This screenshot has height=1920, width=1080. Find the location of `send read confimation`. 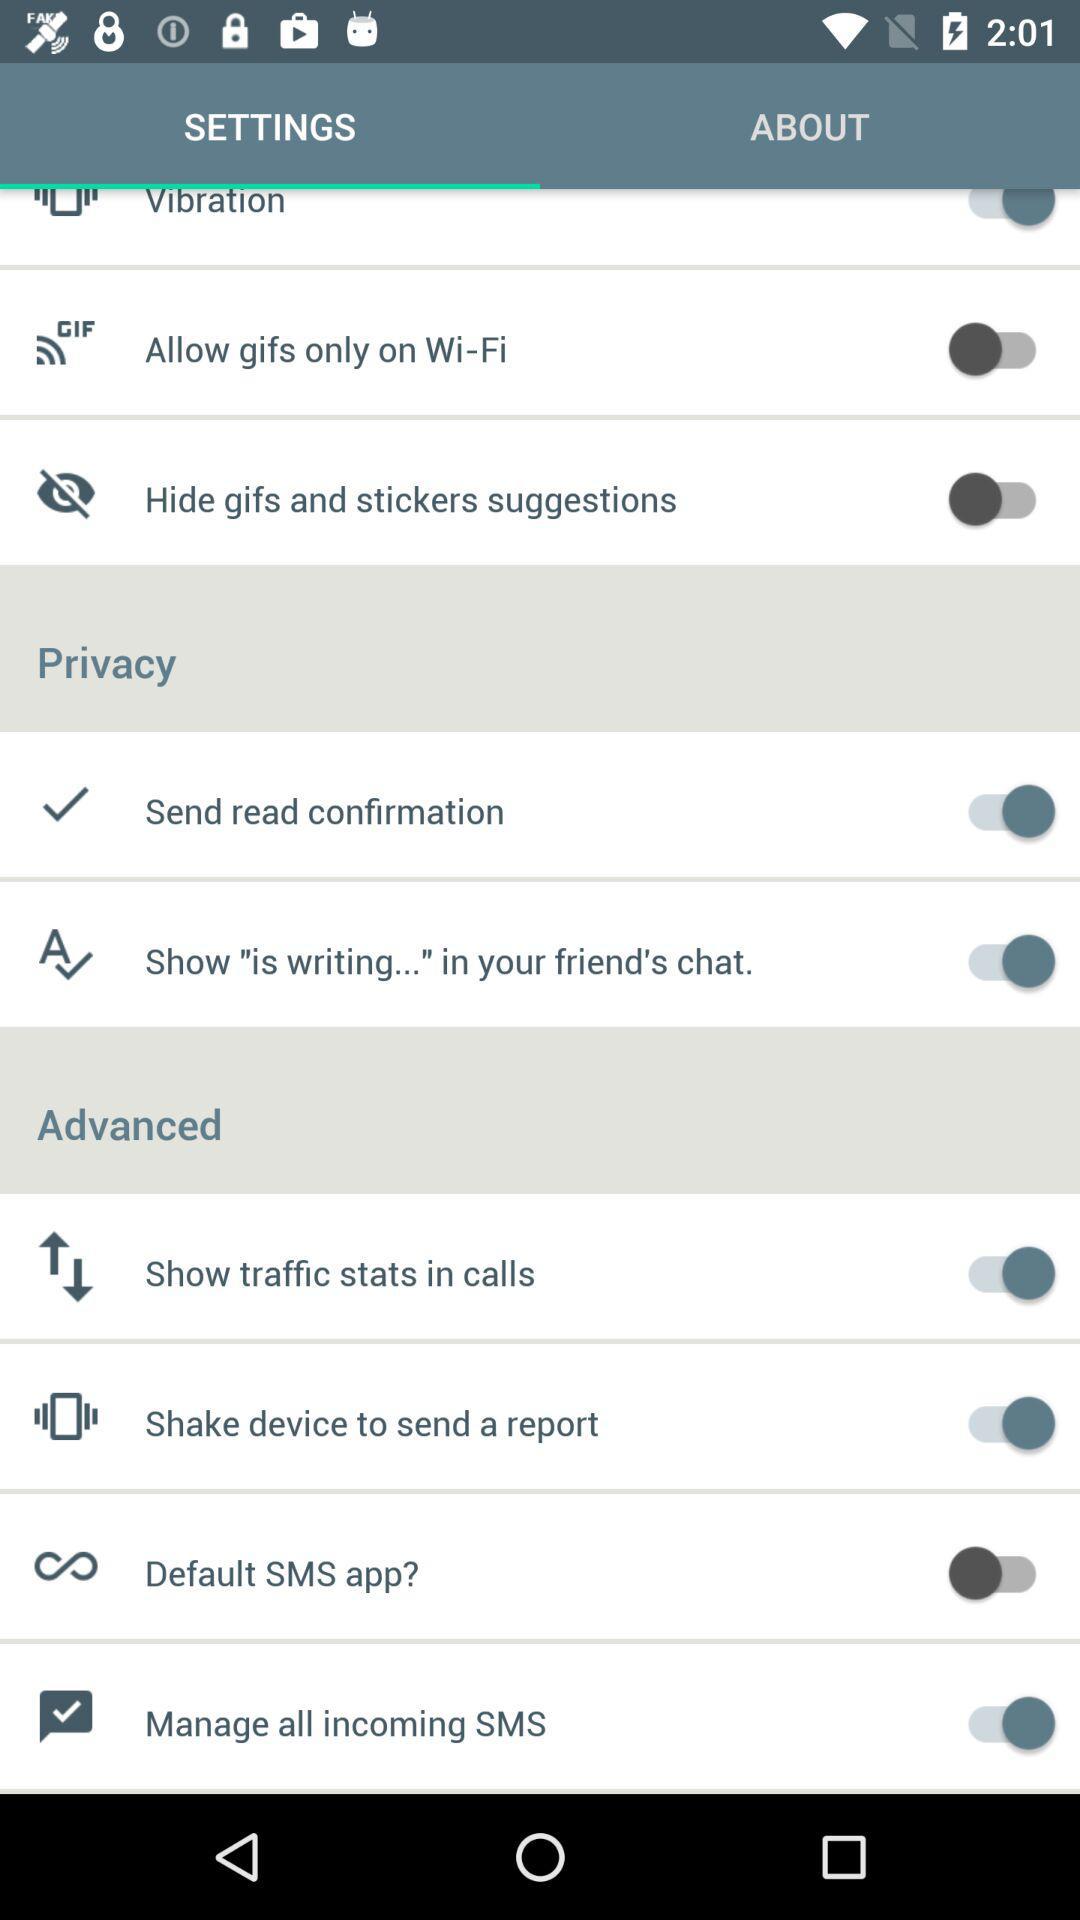

send read confimation is located at coordinates (1002, 808).